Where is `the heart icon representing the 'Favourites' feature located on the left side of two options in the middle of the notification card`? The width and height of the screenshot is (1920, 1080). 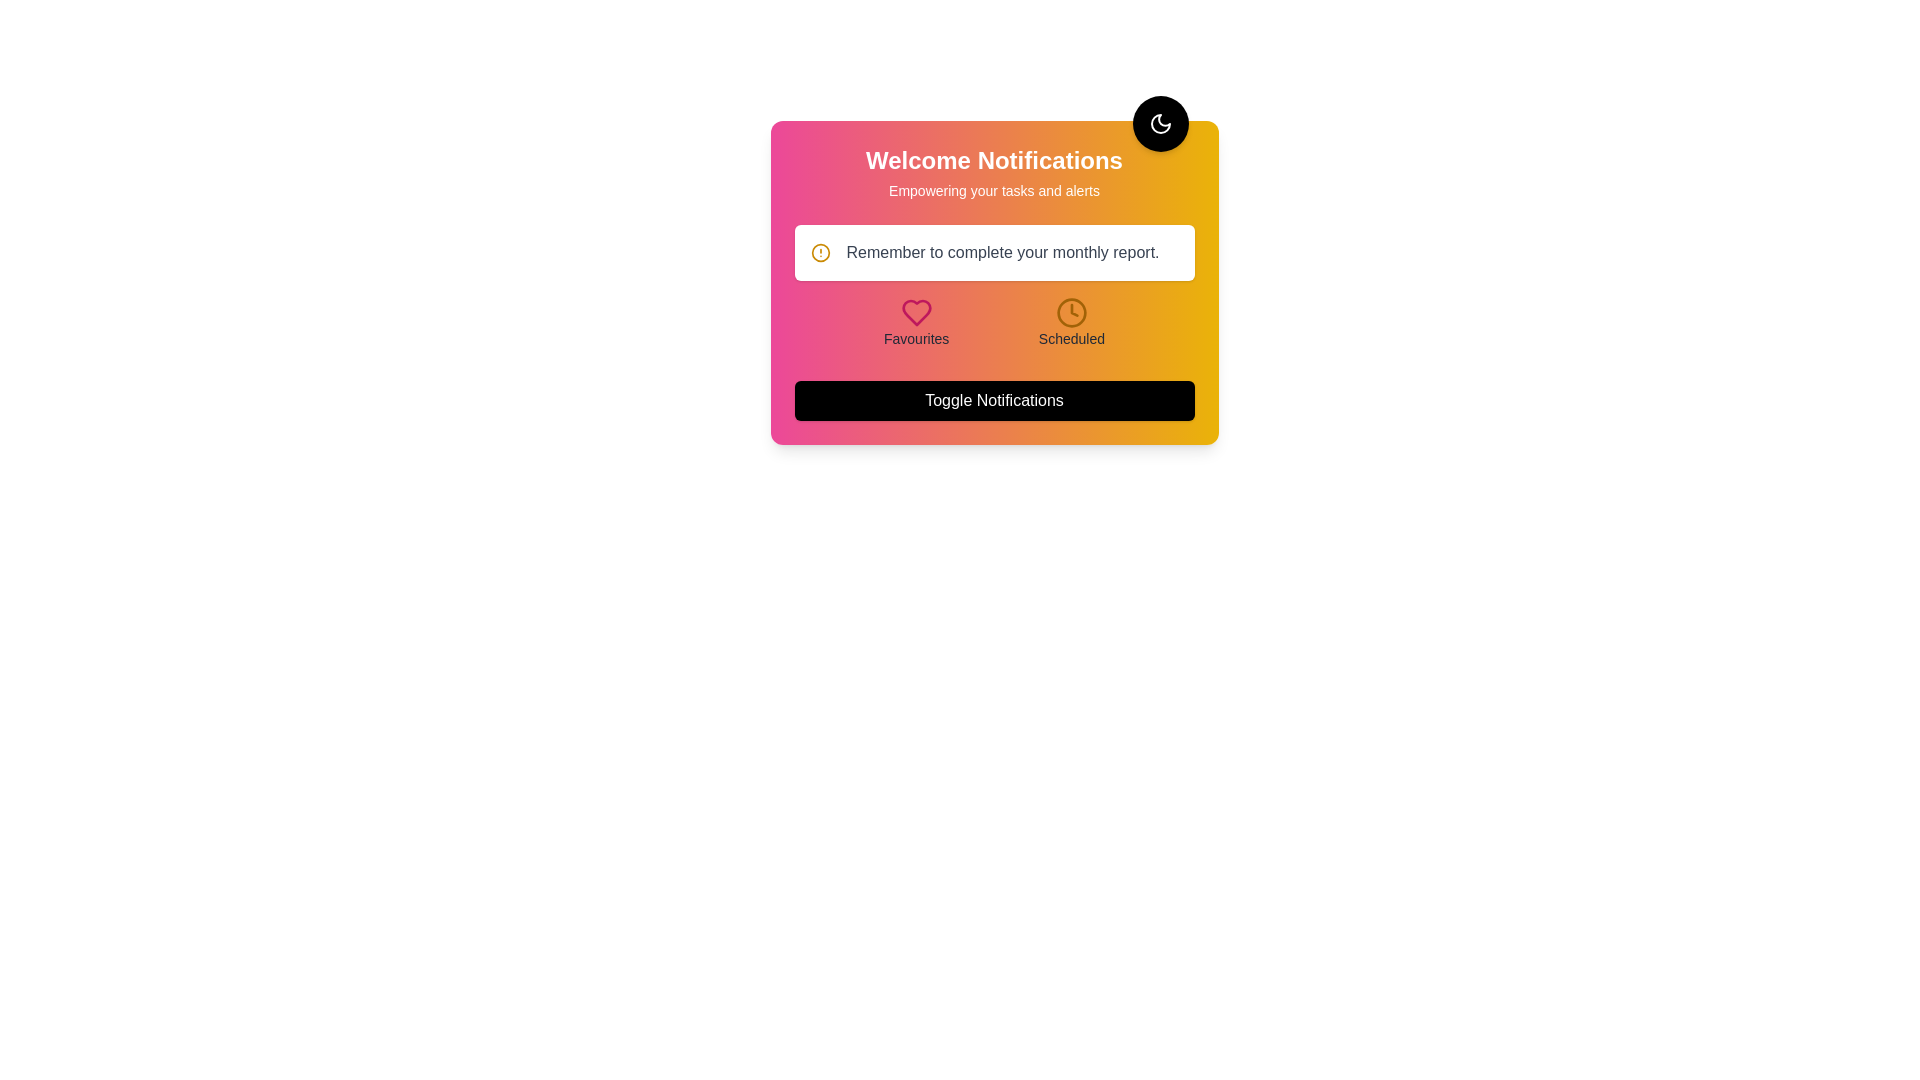 the heart icon representing the 'Favourites' feature located on the left side of two options in the middle of the notification card is located at coordinates (915, 312).